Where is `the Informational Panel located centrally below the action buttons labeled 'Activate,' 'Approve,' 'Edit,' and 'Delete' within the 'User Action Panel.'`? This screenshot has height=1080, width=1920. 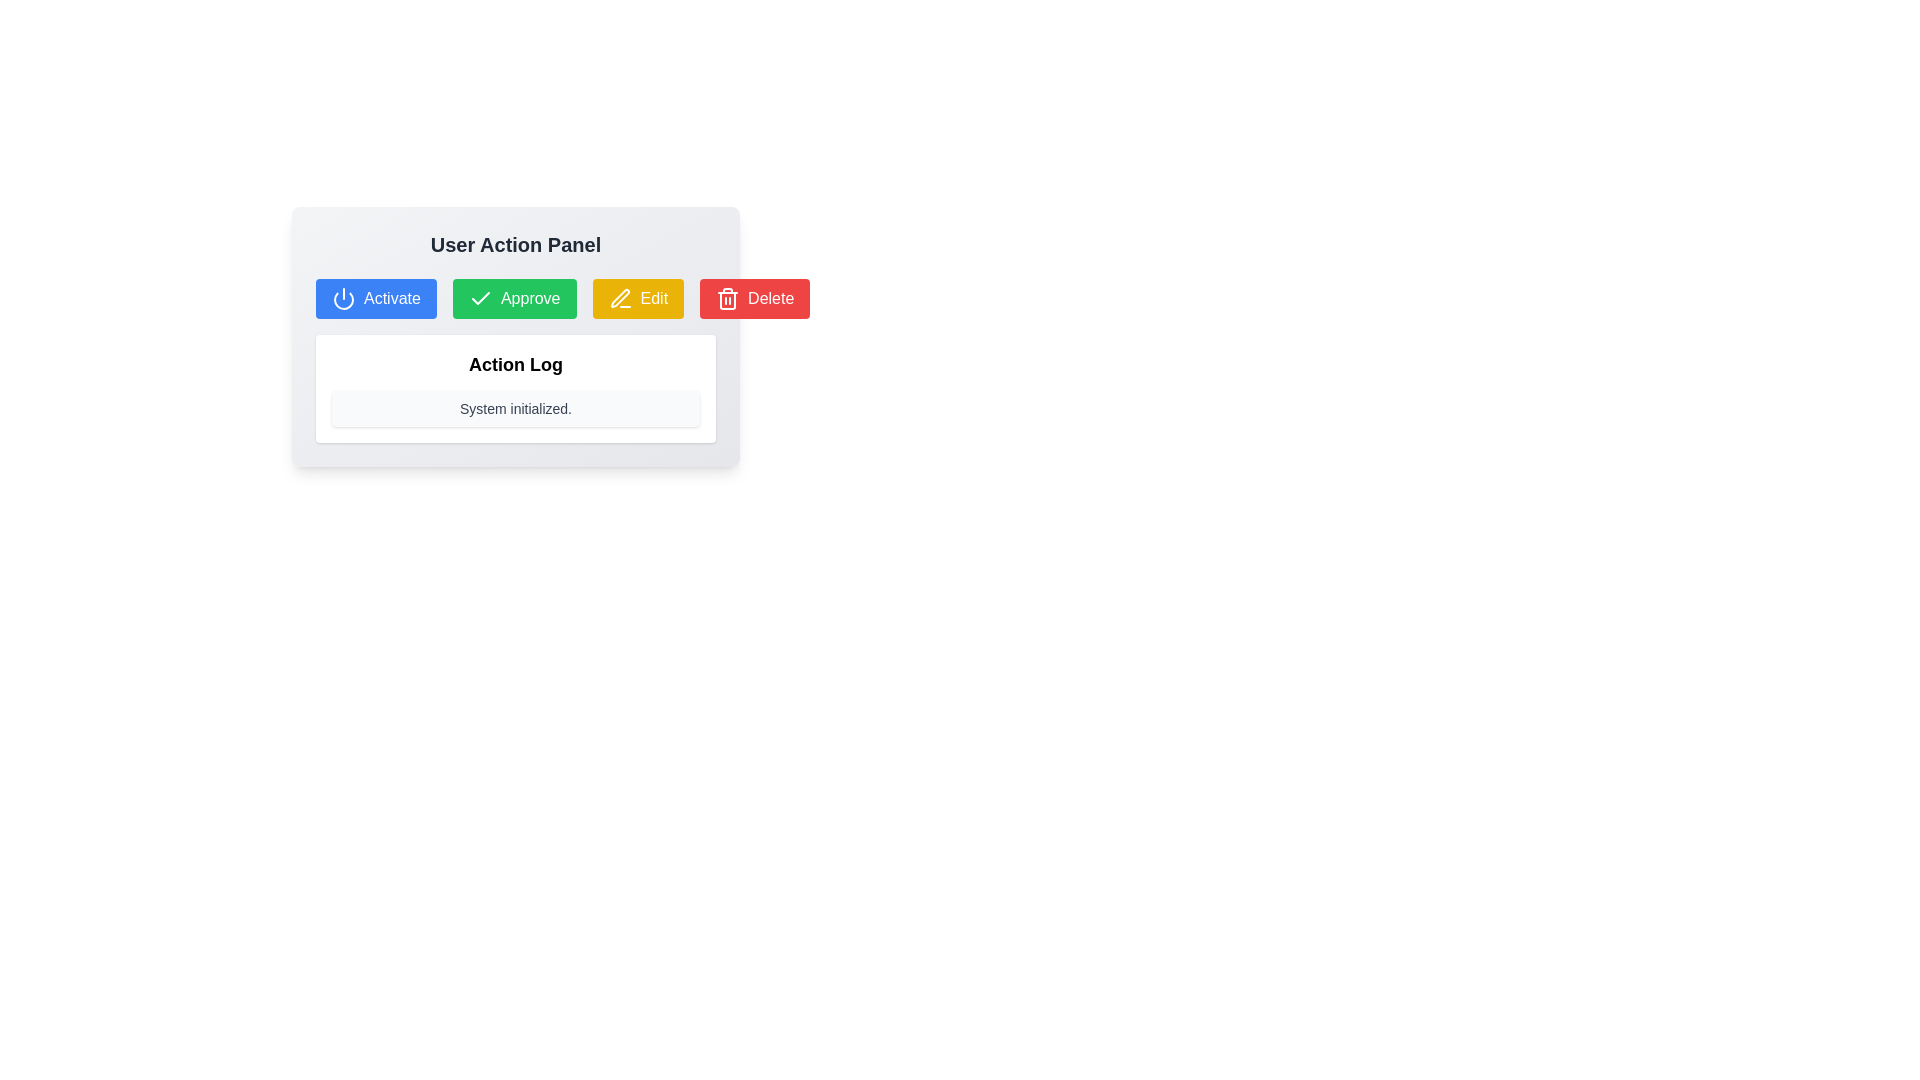
the Informational Panel located centrally below the action buttons labeled 'Activate,' 'Approve,' 'Edit,' and 'Delete' within the 'User Action Panel.' is located at coordinates (515, 389).